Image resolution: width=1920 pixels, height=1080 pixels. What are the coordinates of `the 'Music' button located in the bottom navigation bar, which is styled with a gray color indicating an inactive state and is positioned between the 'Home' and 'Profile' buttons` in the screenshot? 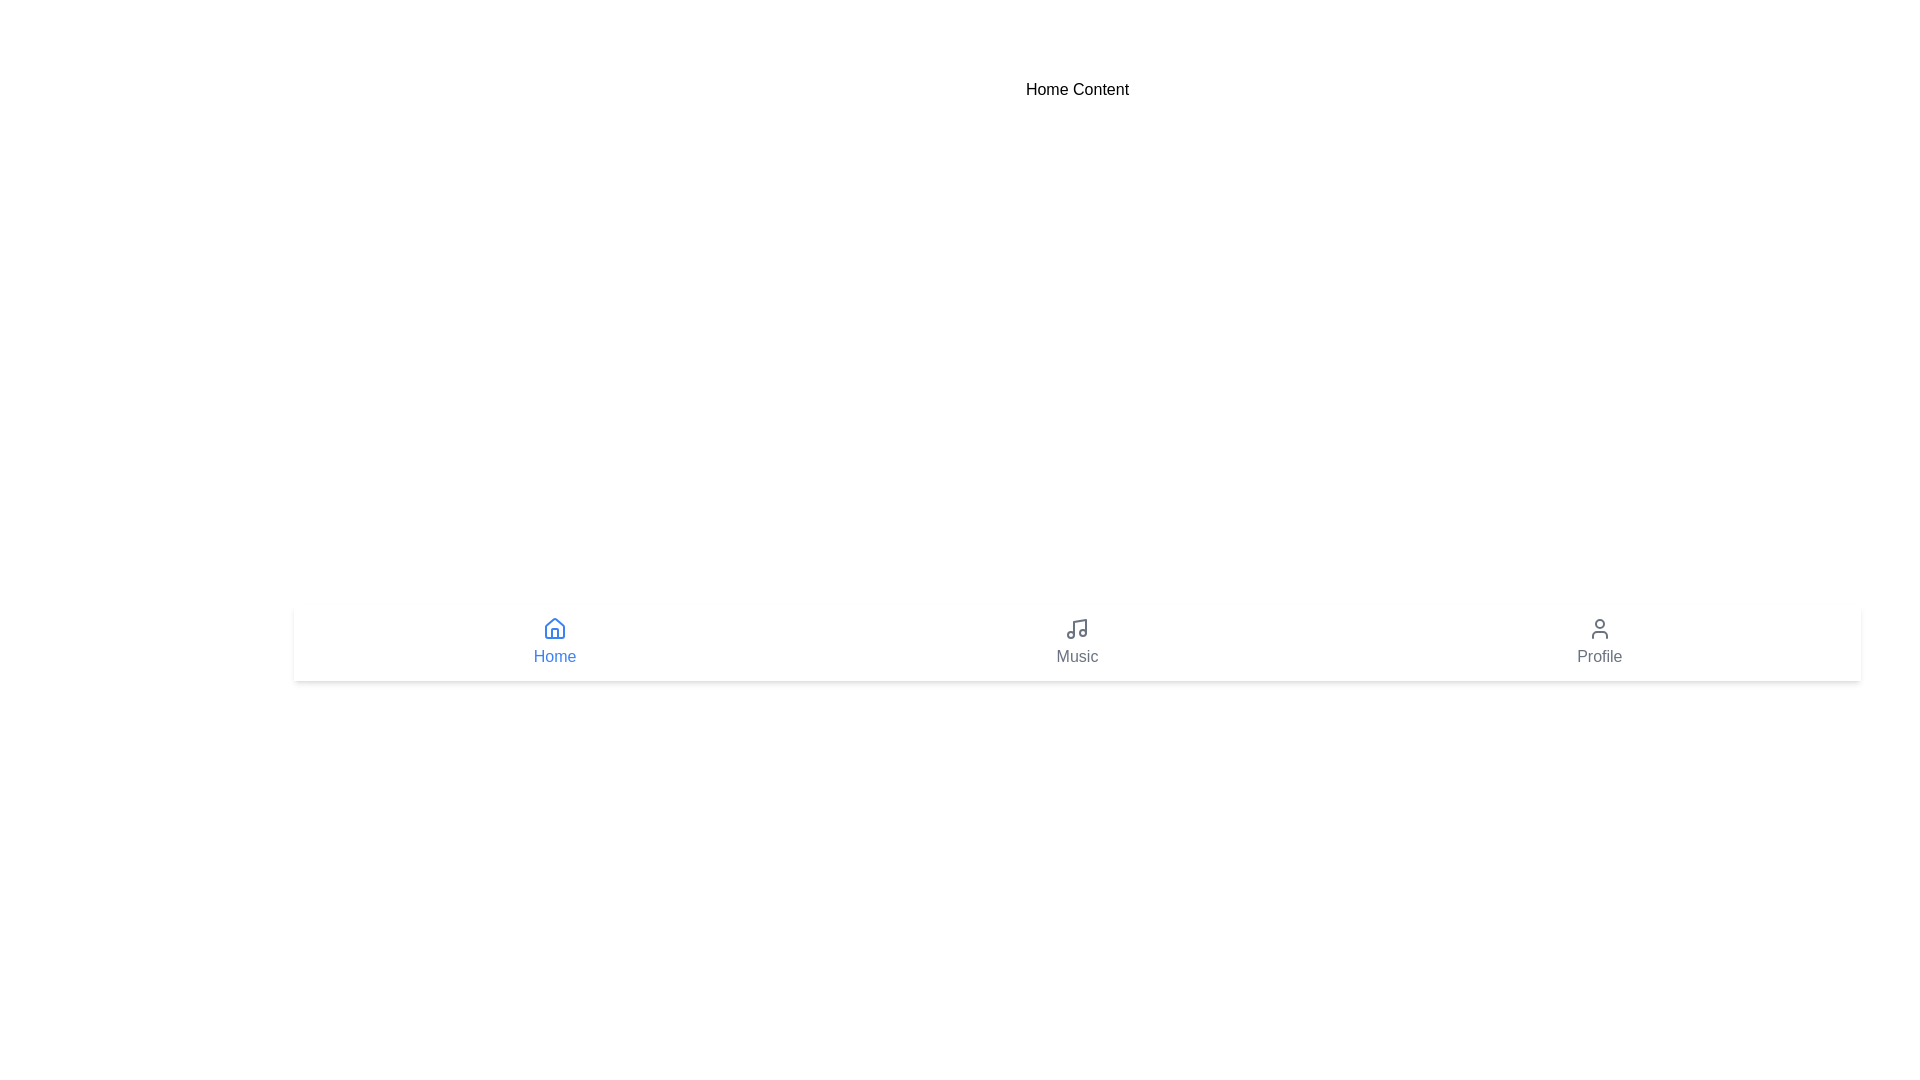 It's located at (1076, 643).